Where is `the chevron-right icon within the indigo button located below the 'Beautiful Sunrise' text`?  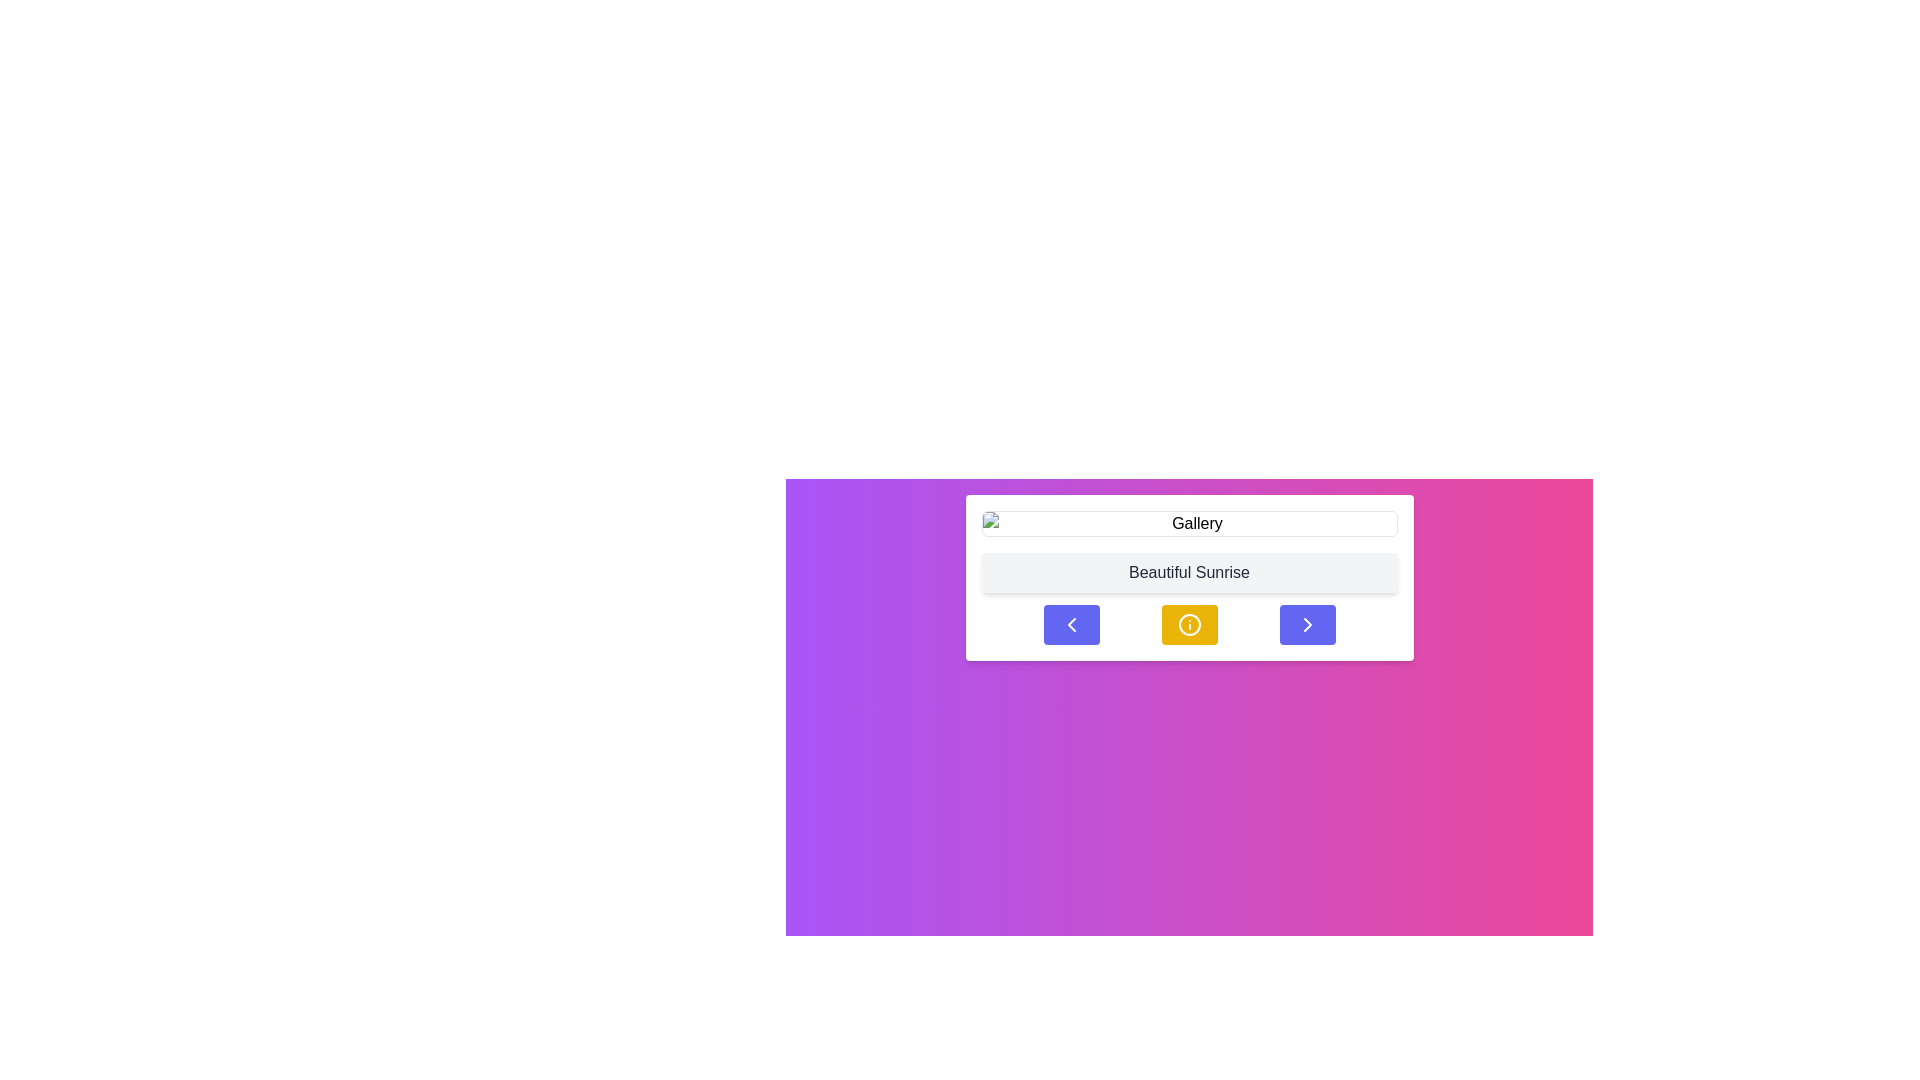 the chevron-right icon within the indigo button located below the 'Beautiful Sunrise' text is located at coordinates (1307, 623).